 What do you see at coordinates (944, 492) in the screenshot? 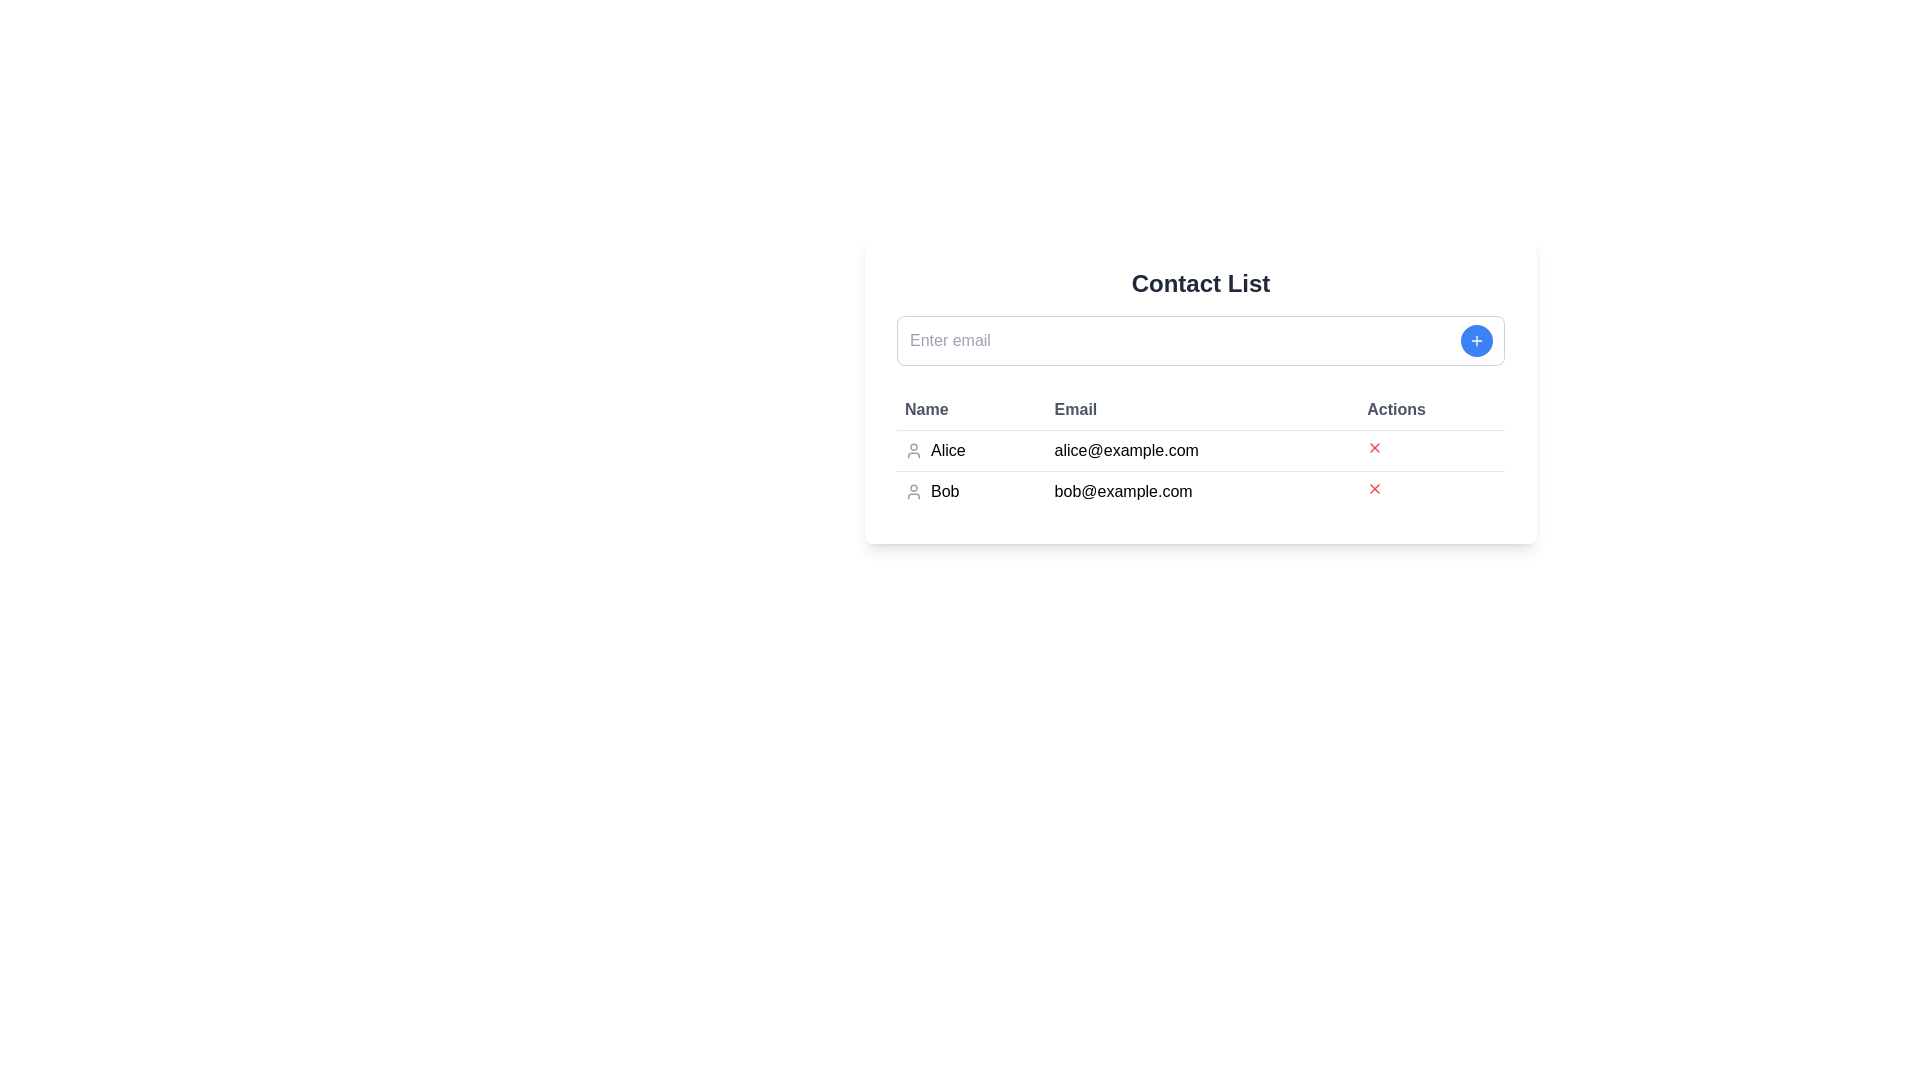
I see `text content of the element displaying the name 'Bob', located in the second row of the contact list table under the 'Name' column, adjacent to the profile icon` at bounding box center [944, 492].